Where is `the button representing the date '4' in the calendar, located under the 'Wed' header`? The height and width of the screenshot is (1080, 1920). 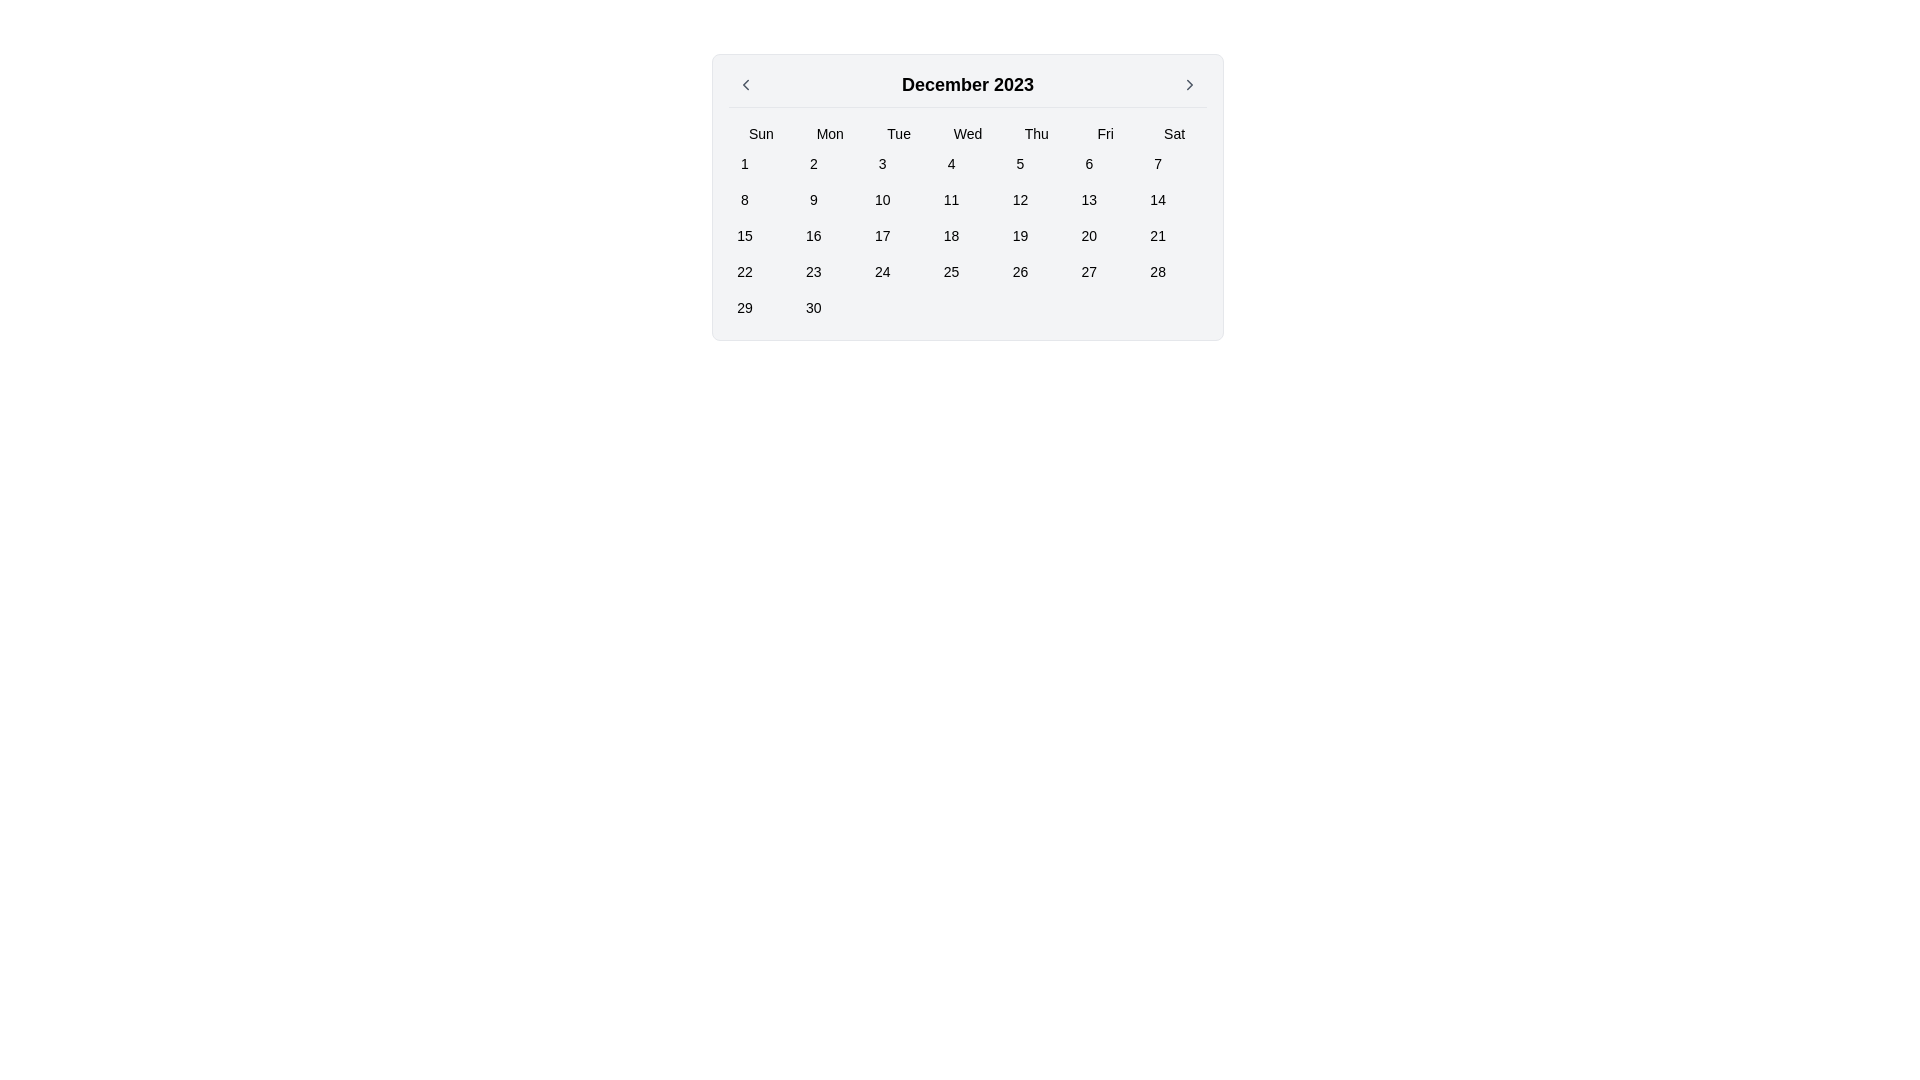
the button representing the date '4' in the calendar, located under the 'Wed' header is located at coordinates (950, 163).